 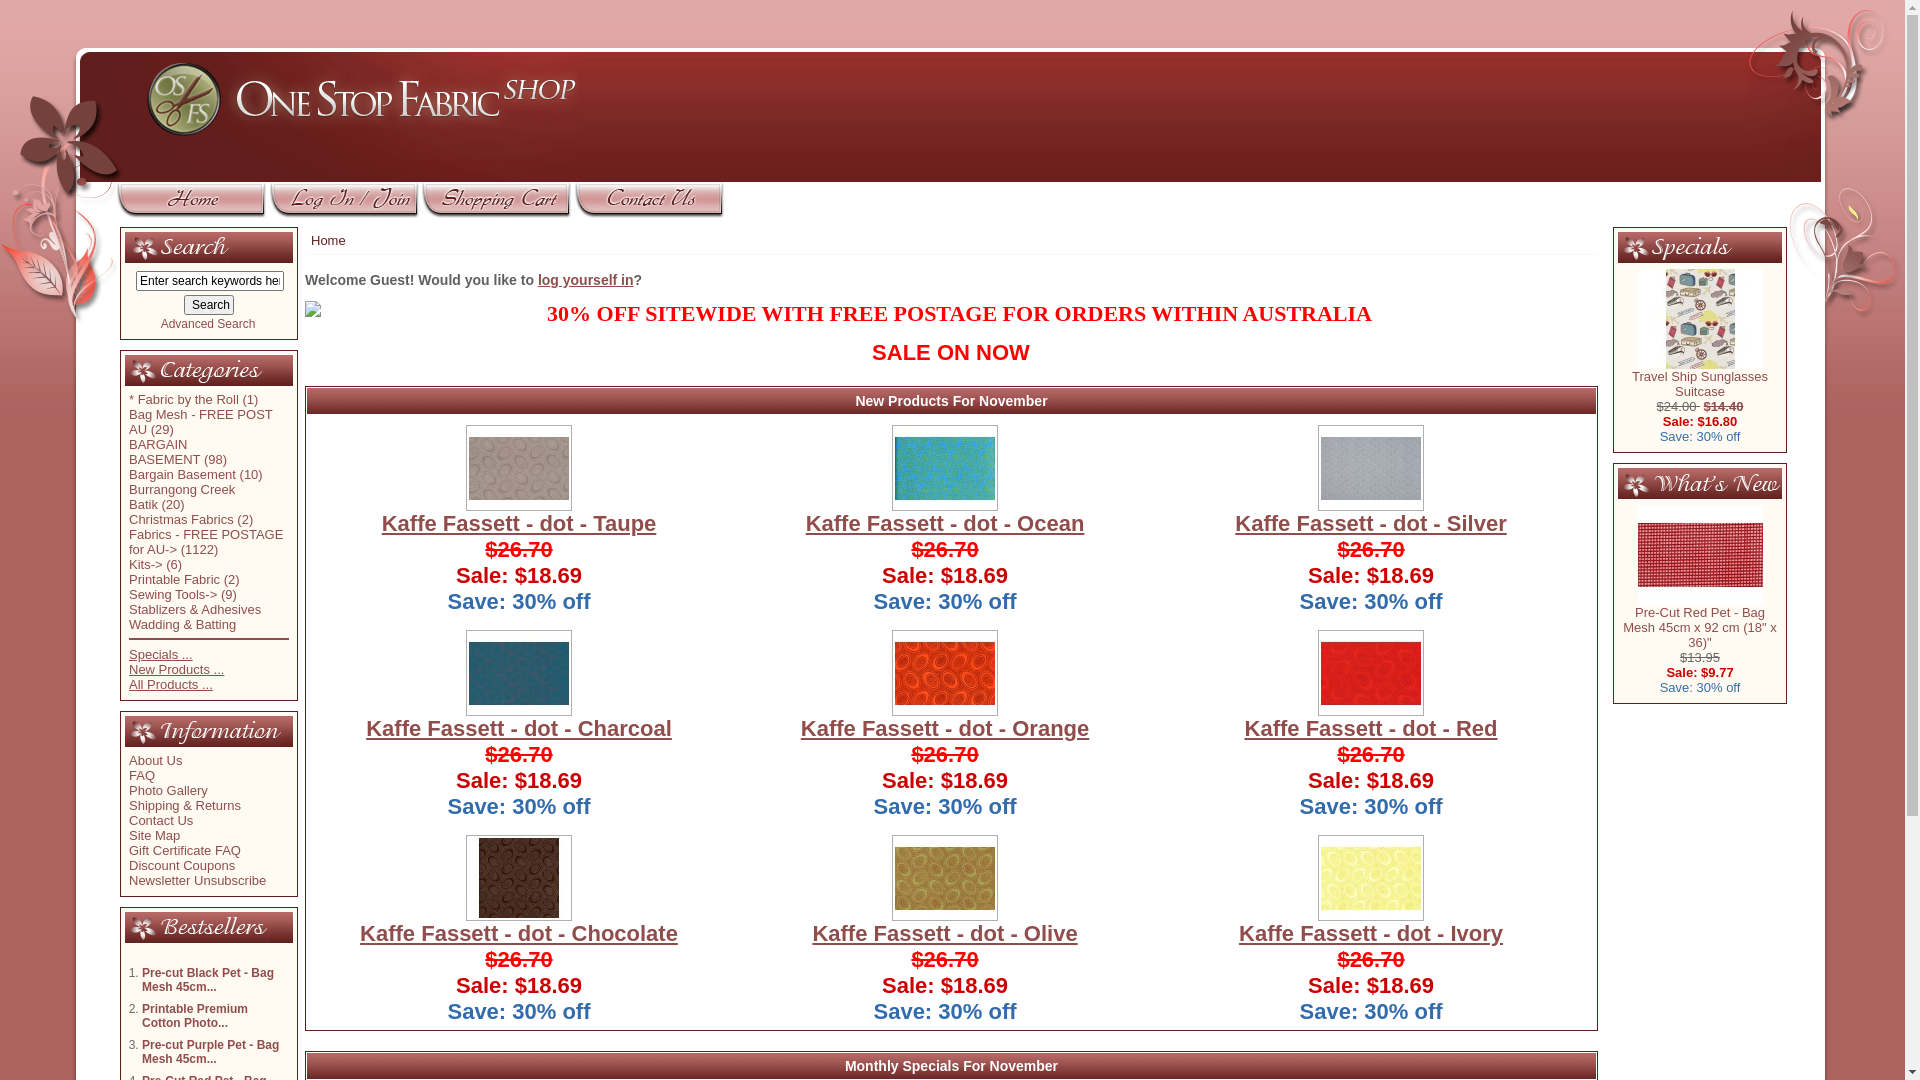 What do you see at coordinates (182, 623) in the screenshot?
I see `'Wadding & Batting'` at bounding box center [182, 623].